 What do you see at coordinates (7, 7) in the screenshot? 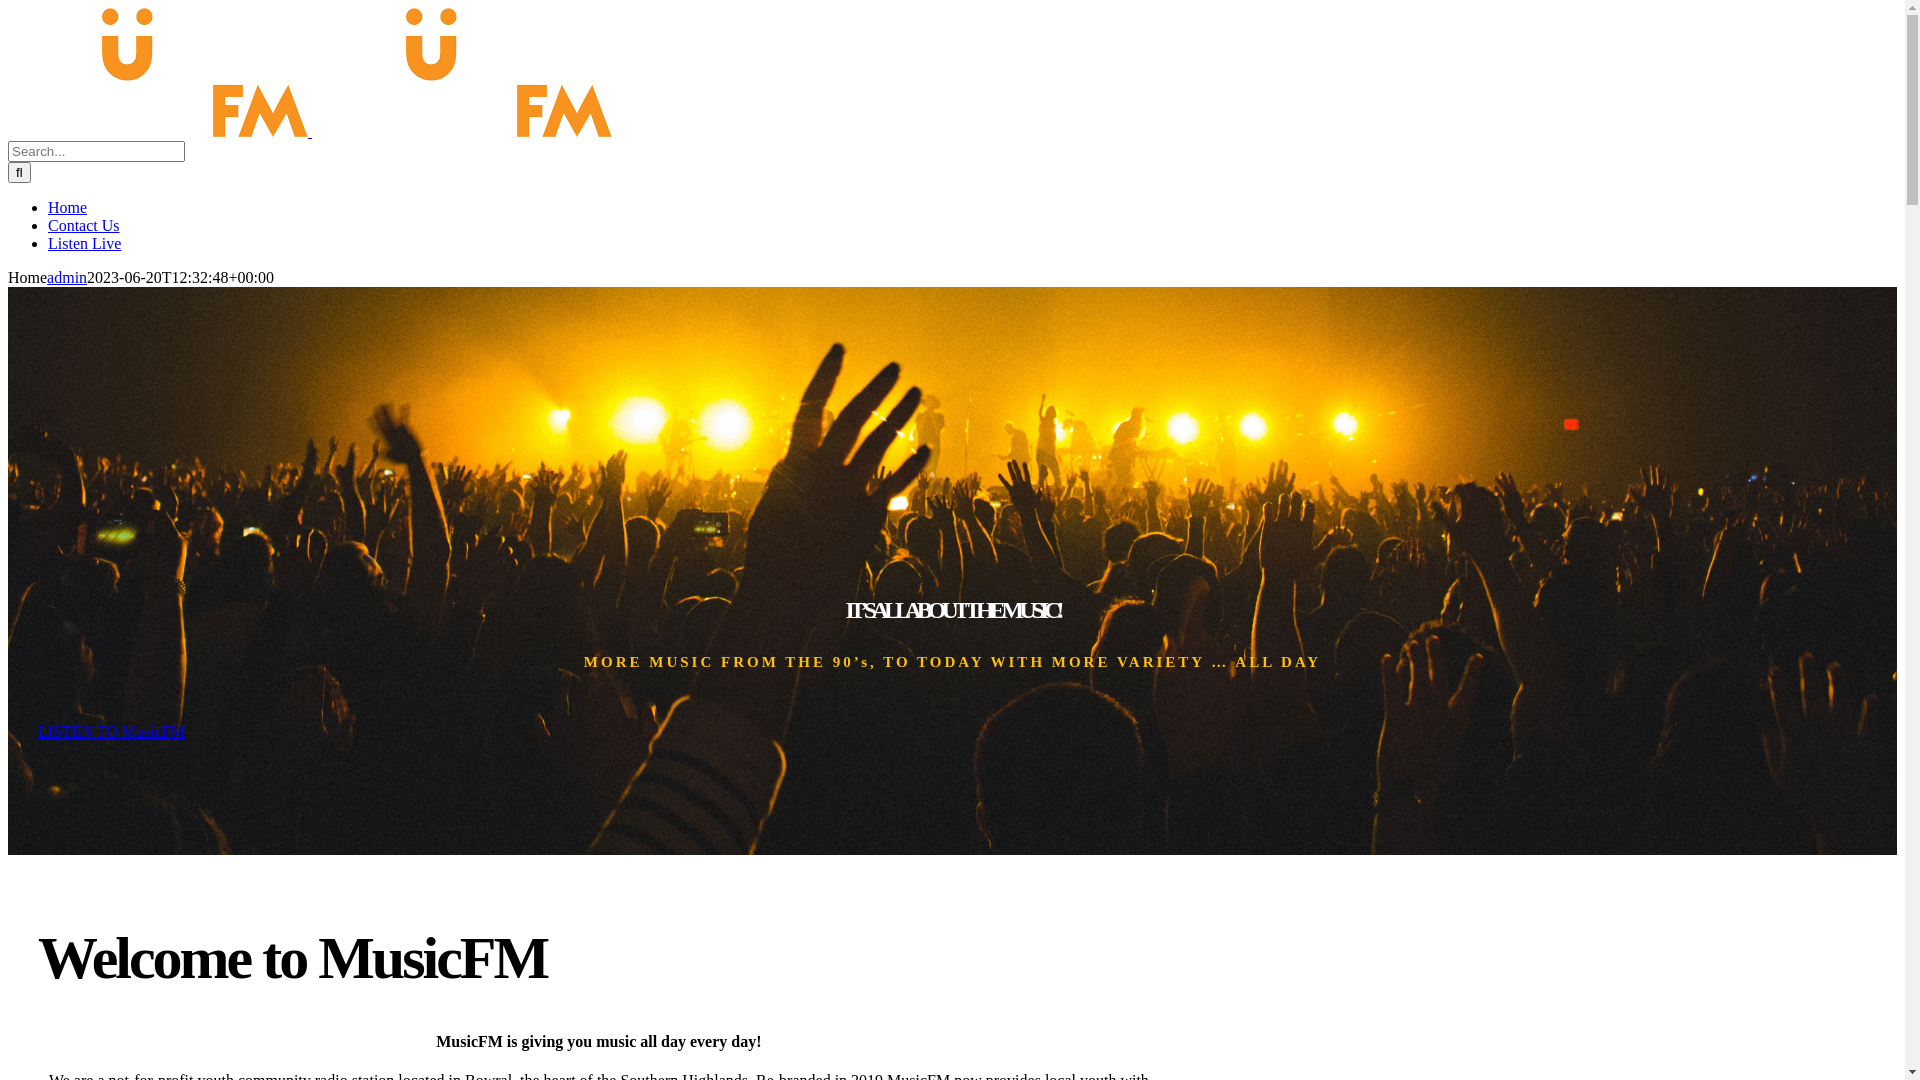
I see `'Skip to content'` at bounding box center [7, 7].